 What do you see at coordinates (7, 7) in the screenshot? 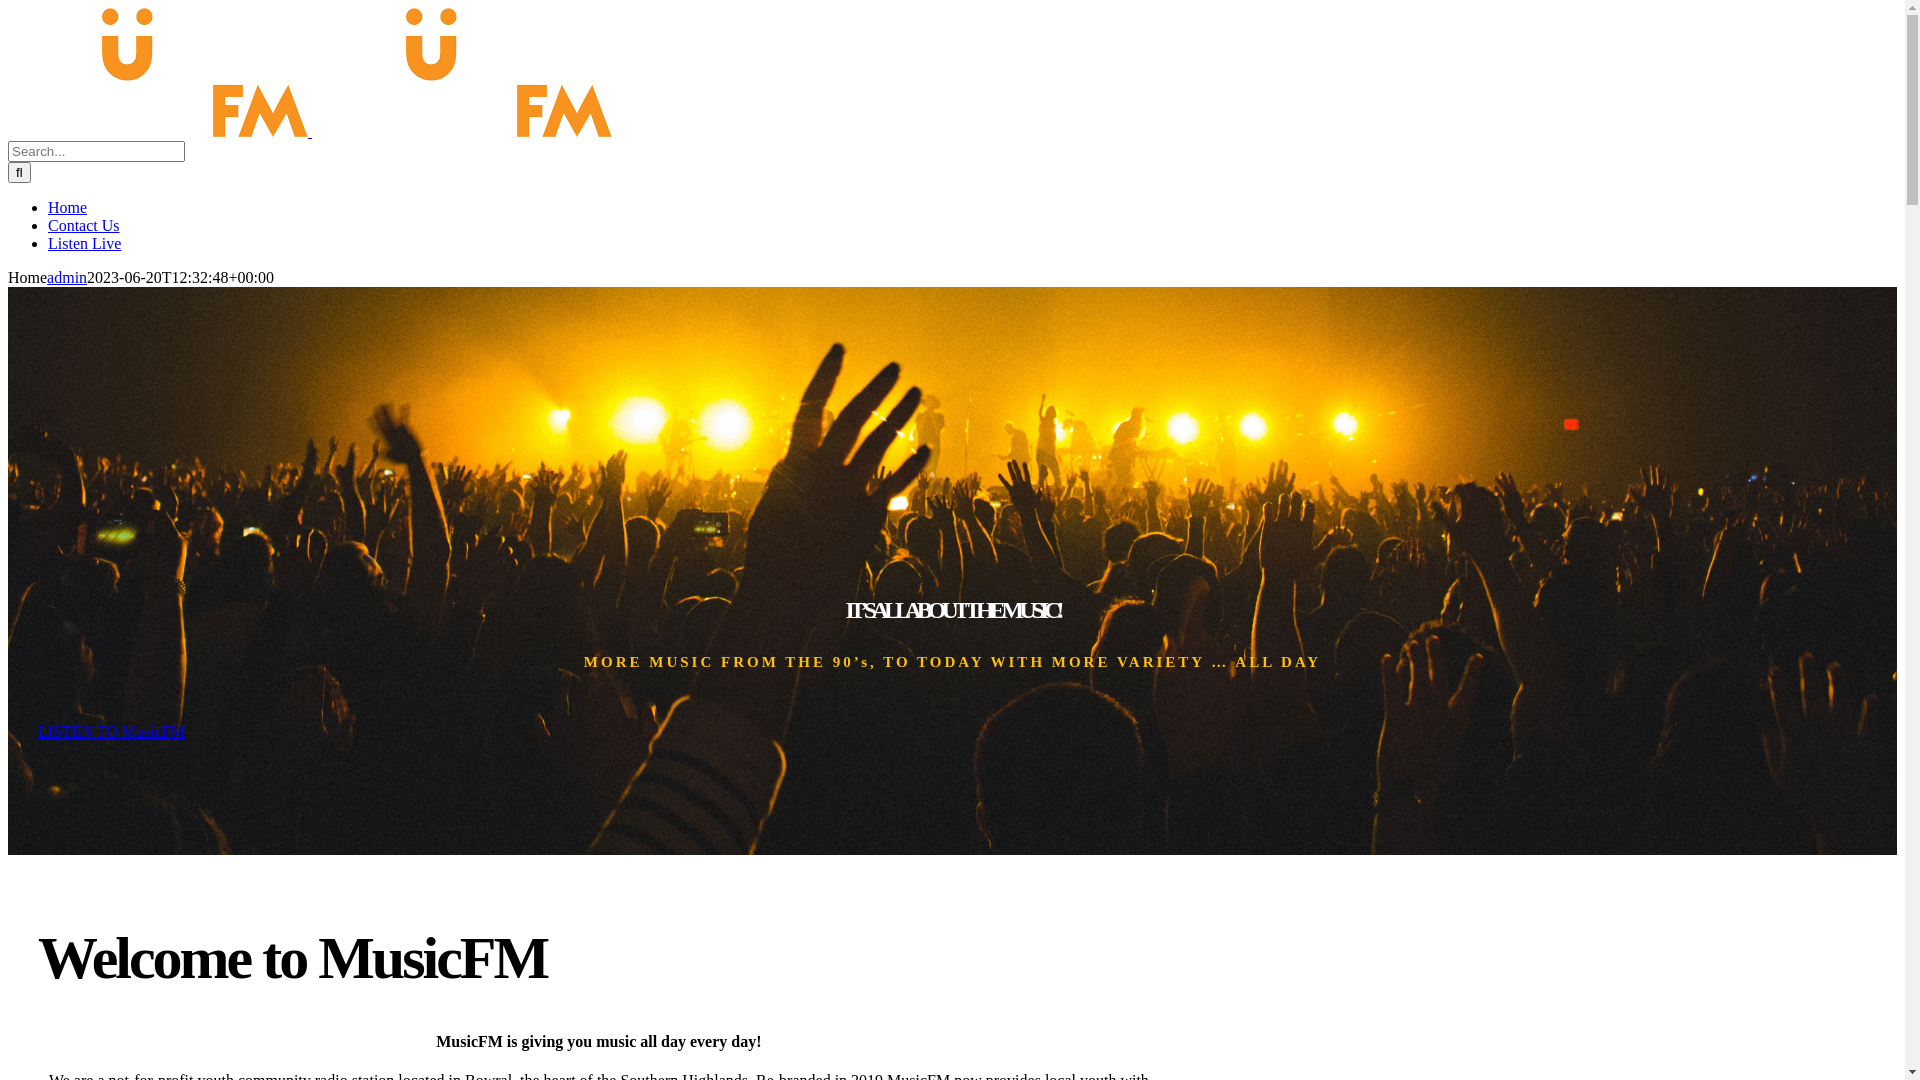
I see `'Skip to content'` at bounding box center [7, 7].